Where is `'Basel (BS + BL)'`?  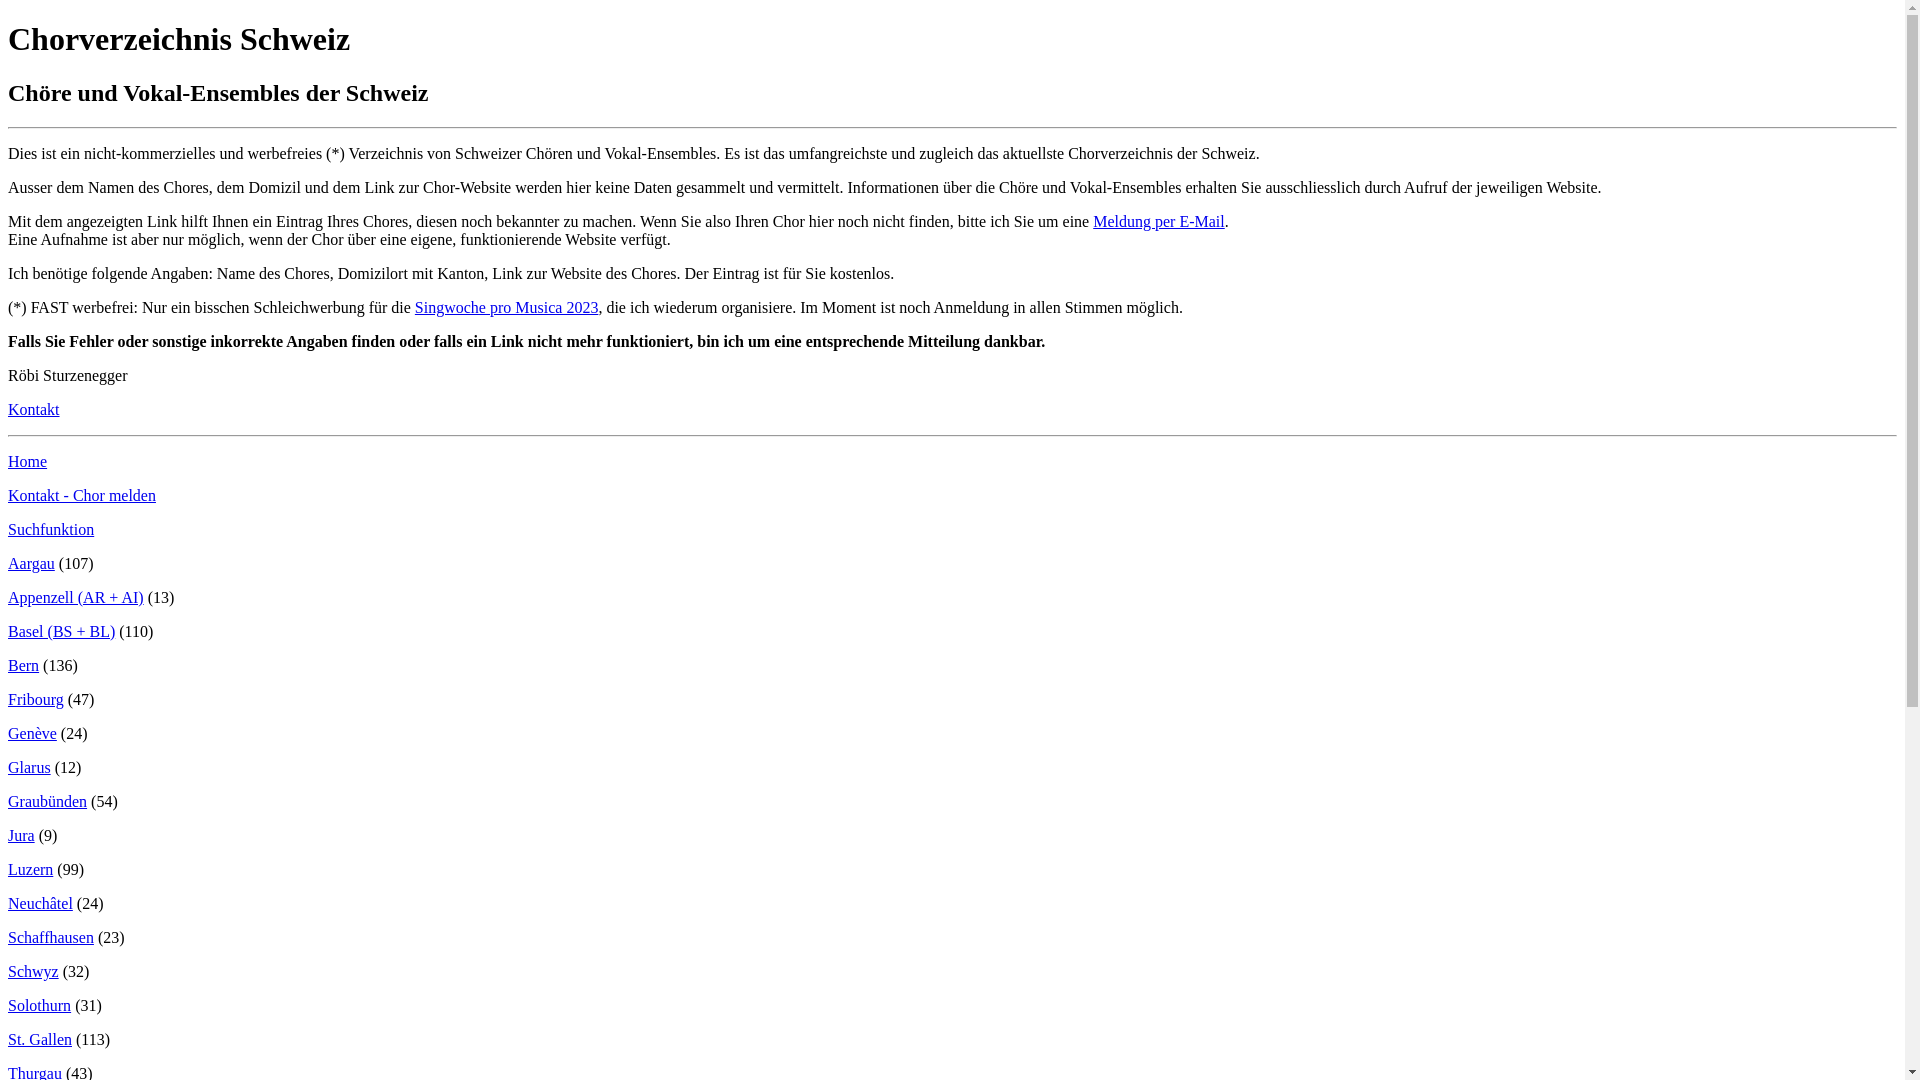 'Basel (BS + BL)' is located at coordinates (8, 631).